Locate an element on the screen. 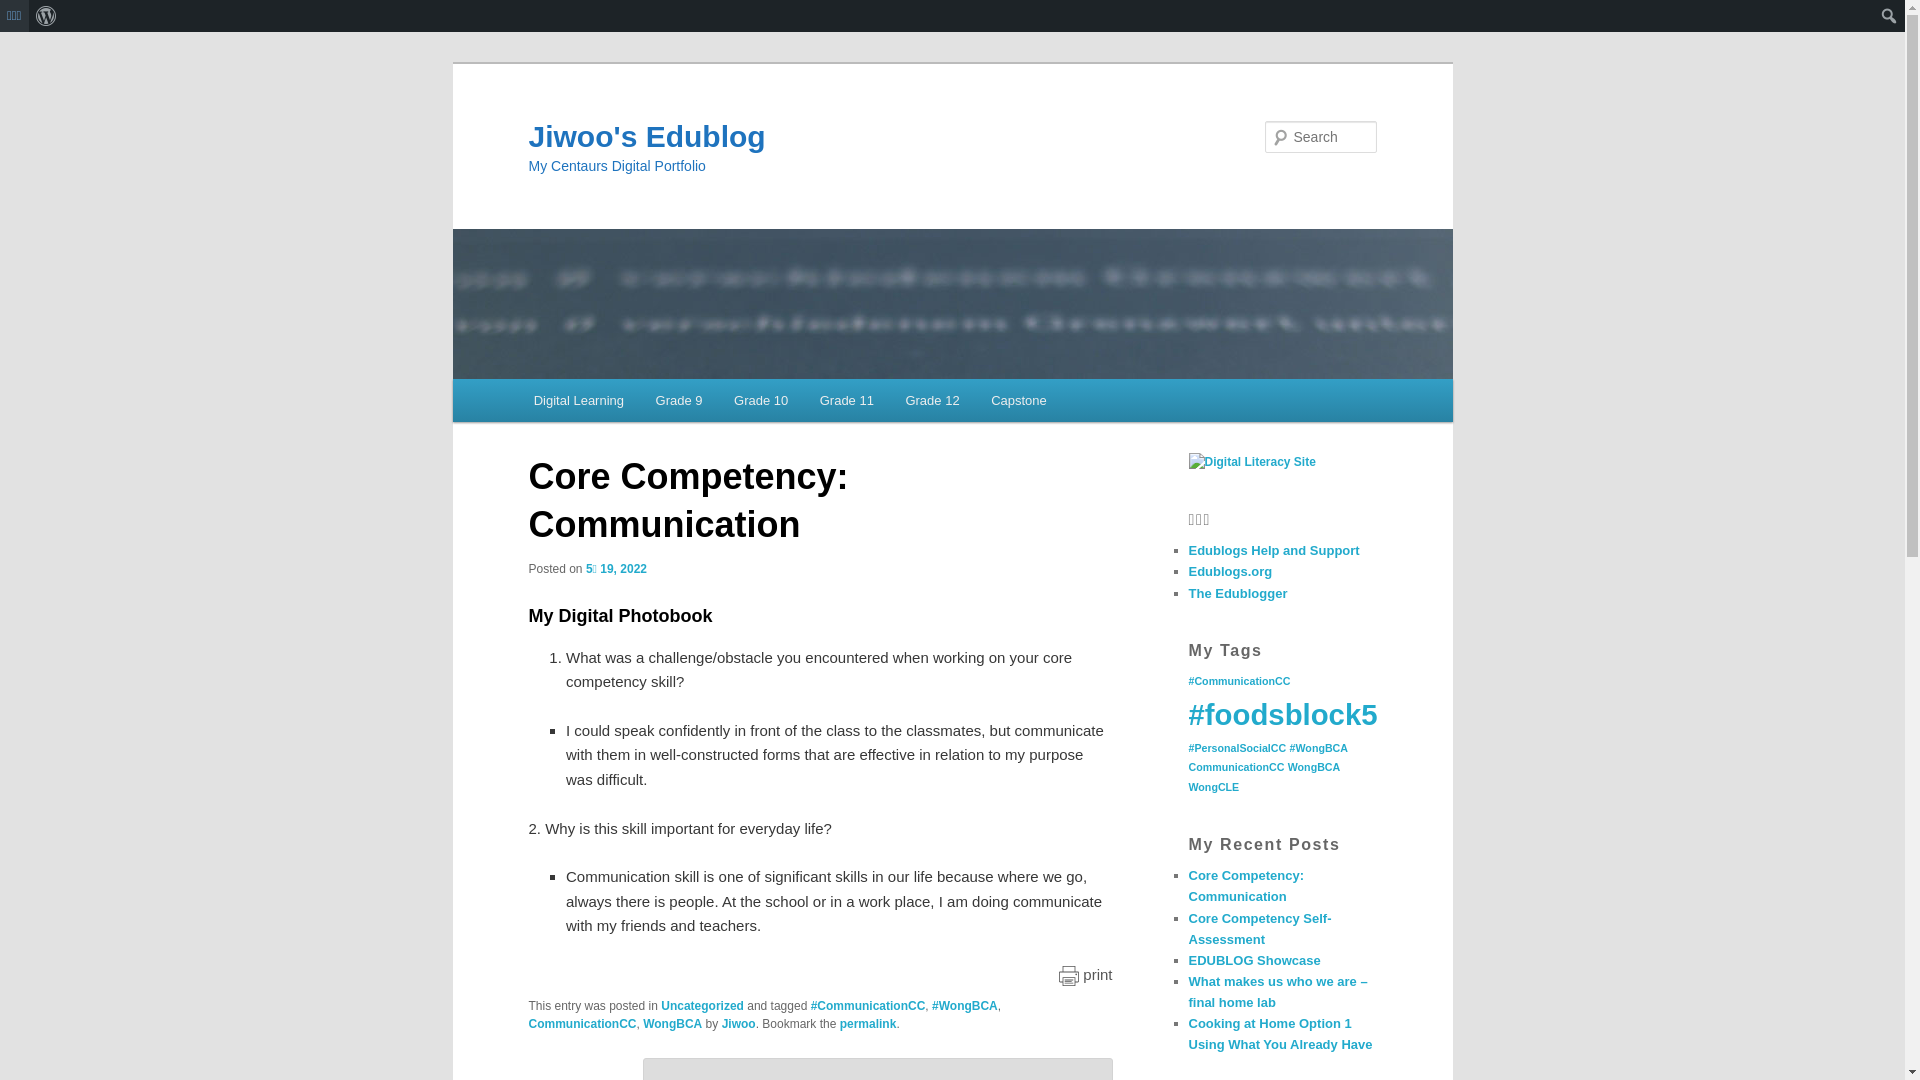 This screenshot has height=1080, width=1920. 'Cooking at Home Option 1 Using What You Already Have' is located at coordinates (1280, 1033).